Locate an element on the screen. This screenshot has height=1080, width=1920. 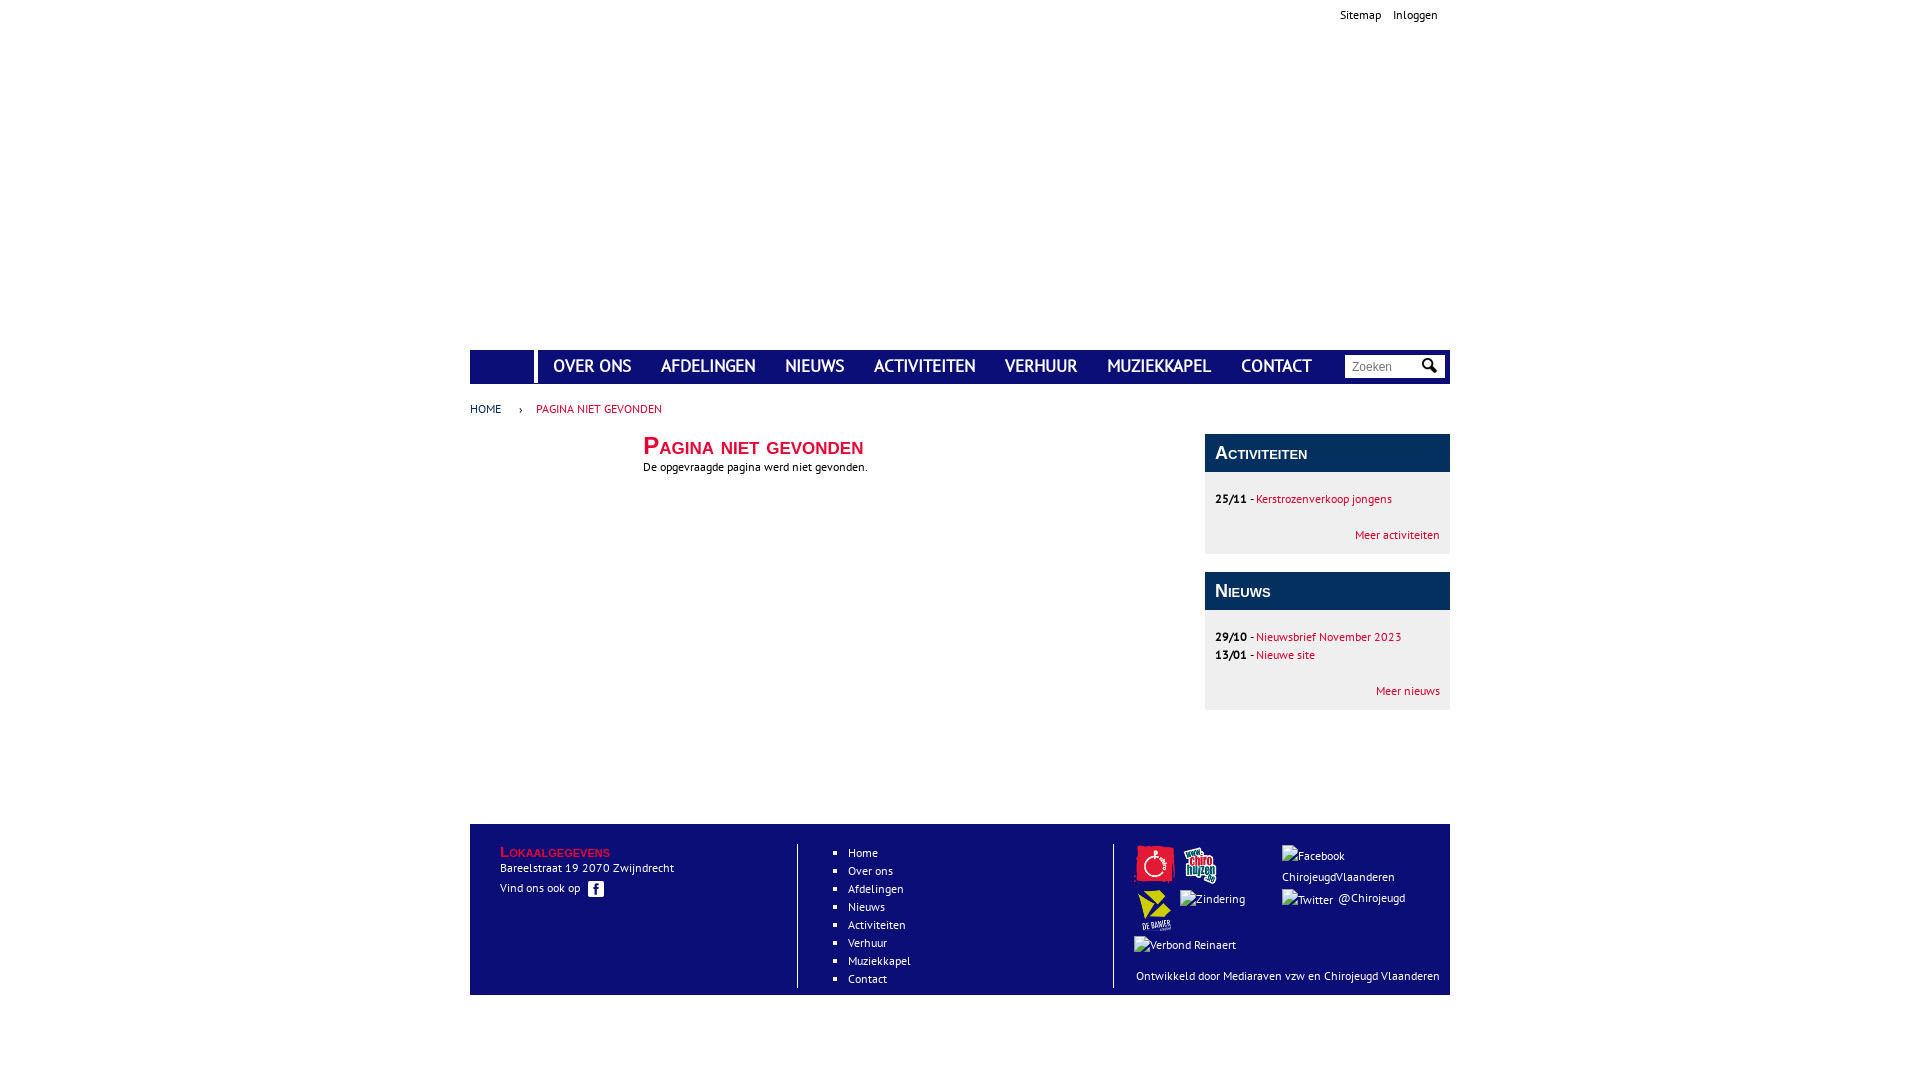
'Meer activiteiten' is located at coordinates (1396, 533).